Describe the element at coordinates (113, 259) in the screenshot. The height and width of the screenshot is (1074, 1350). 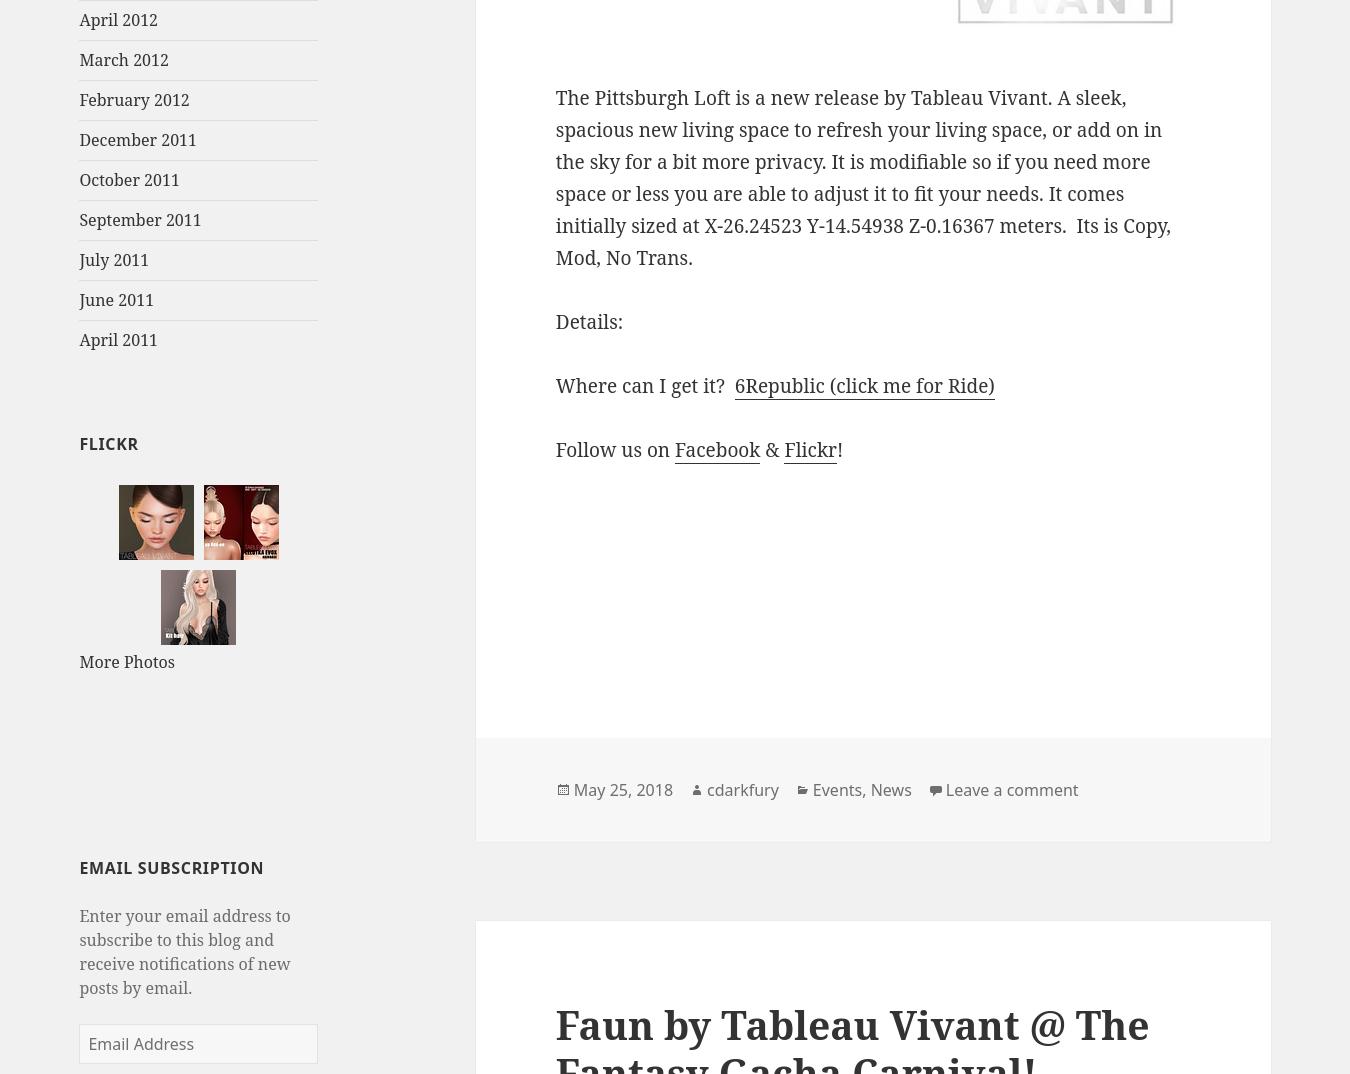
I see `'July 2011'` at that location.